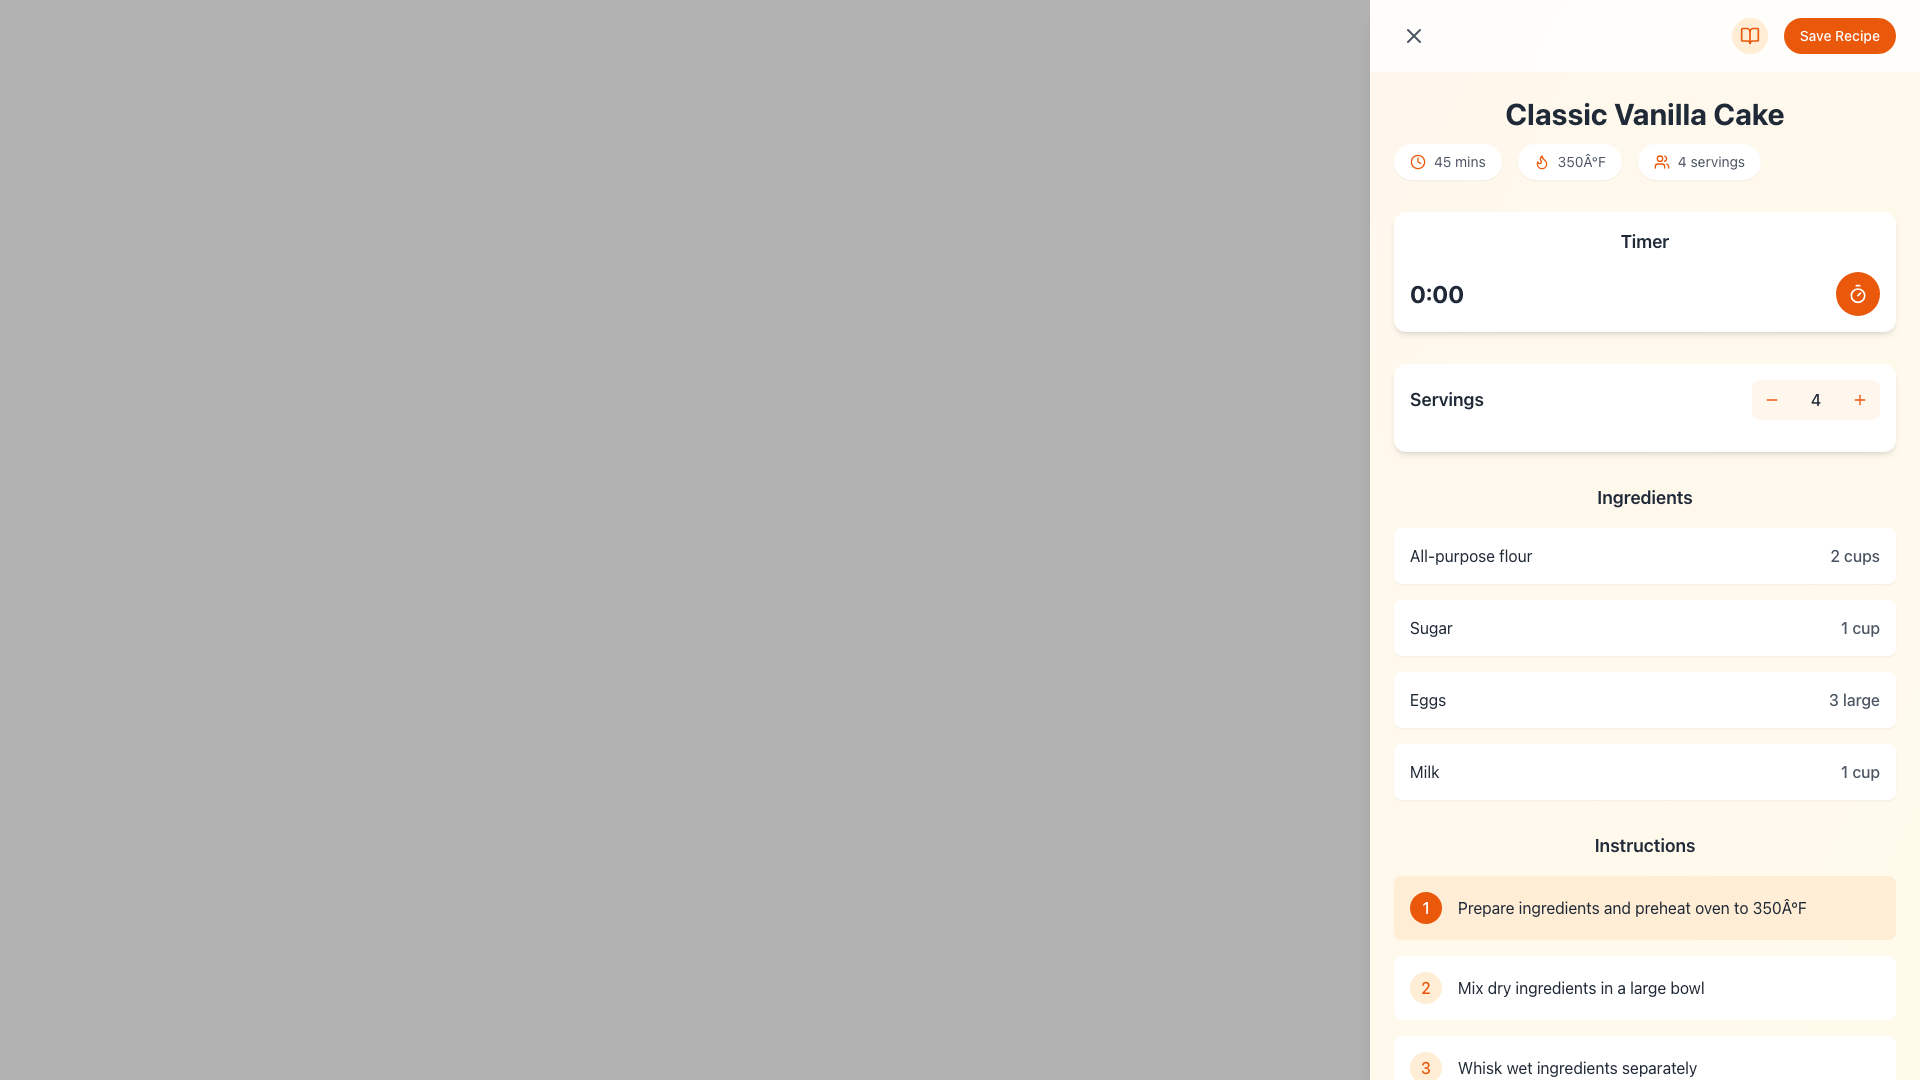  Describe the element at coordinates (1859, 770) in the screenshot. I see `the Text Display element that shows the quantity of the ingredient 'Milk', positioned on the right side of the ingredient label` at that location.